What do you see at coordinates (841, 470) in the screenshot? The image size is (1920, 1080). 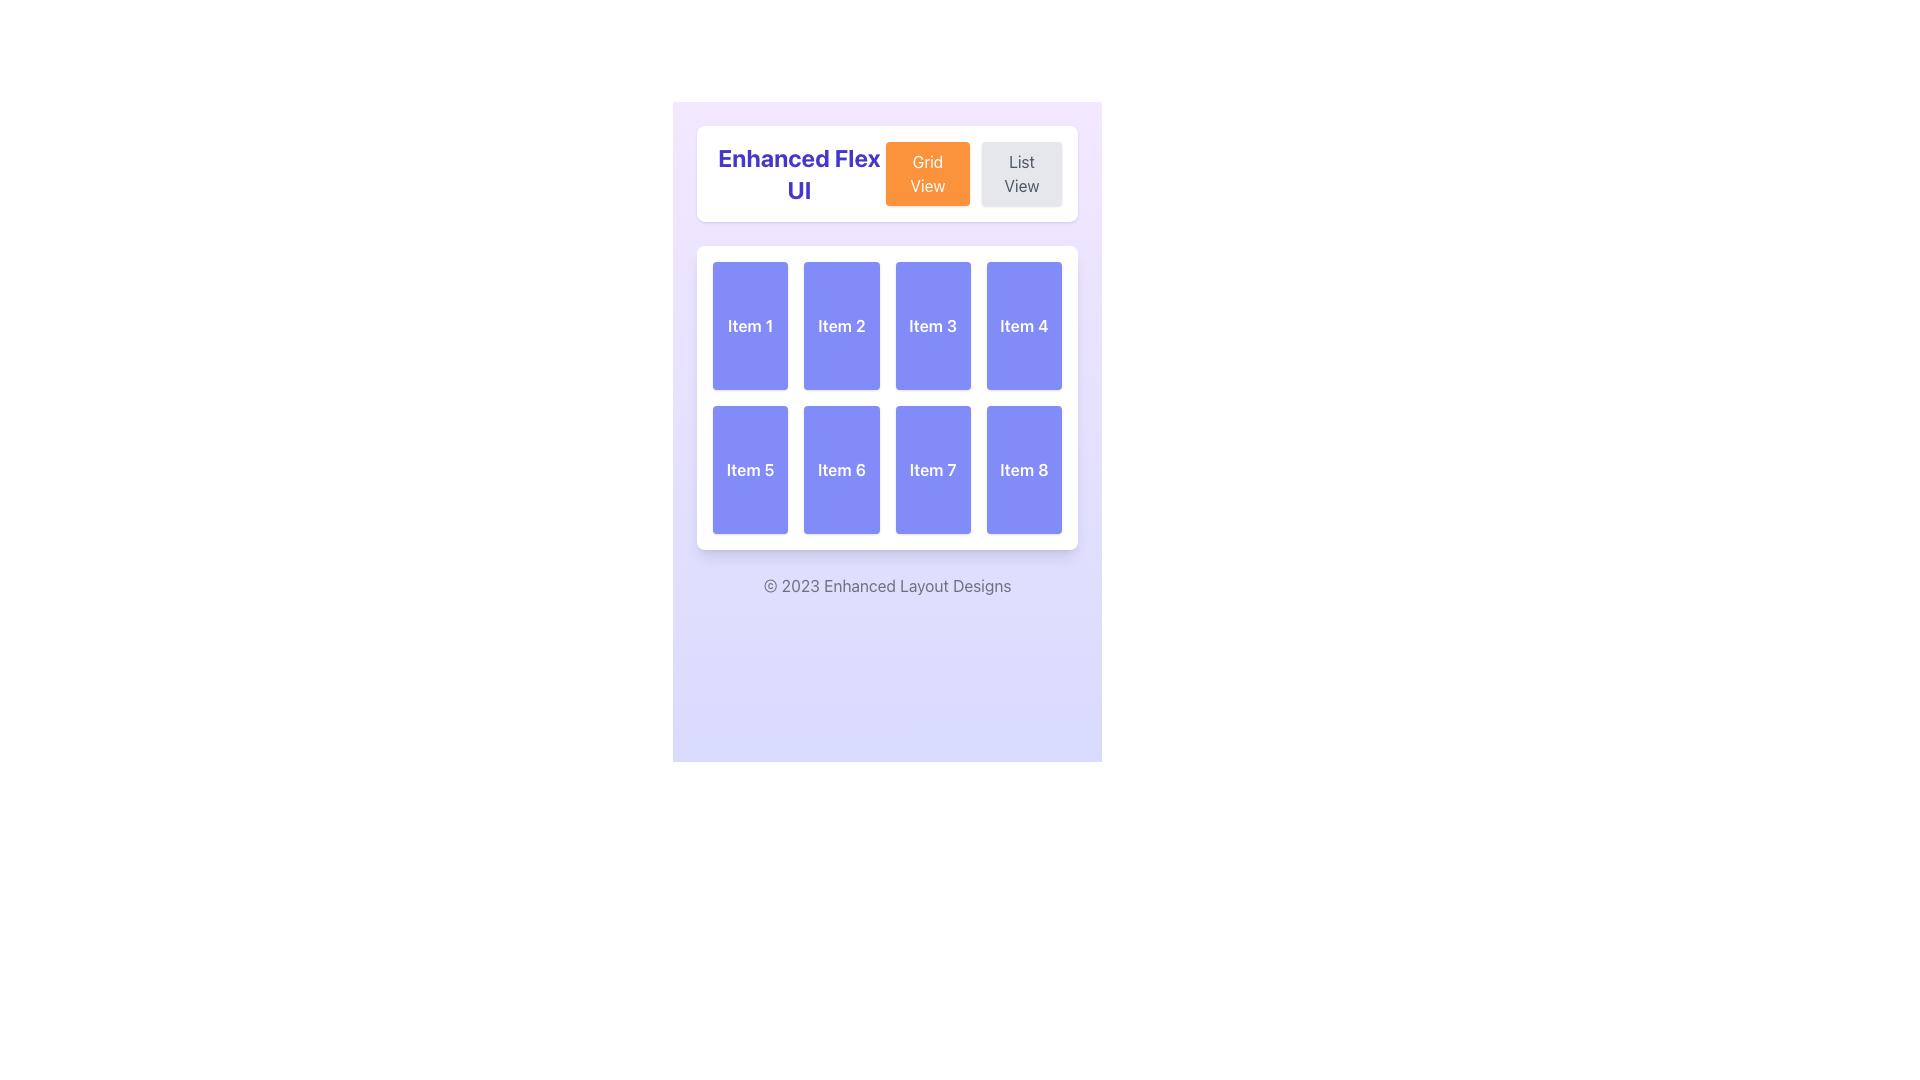 I see `the static label 'Item 6' which is a rectangular box with rounded corners, a purple background, and bold white text, positioned in the second row and column of the grid layout` at bounding box center [841, 470].